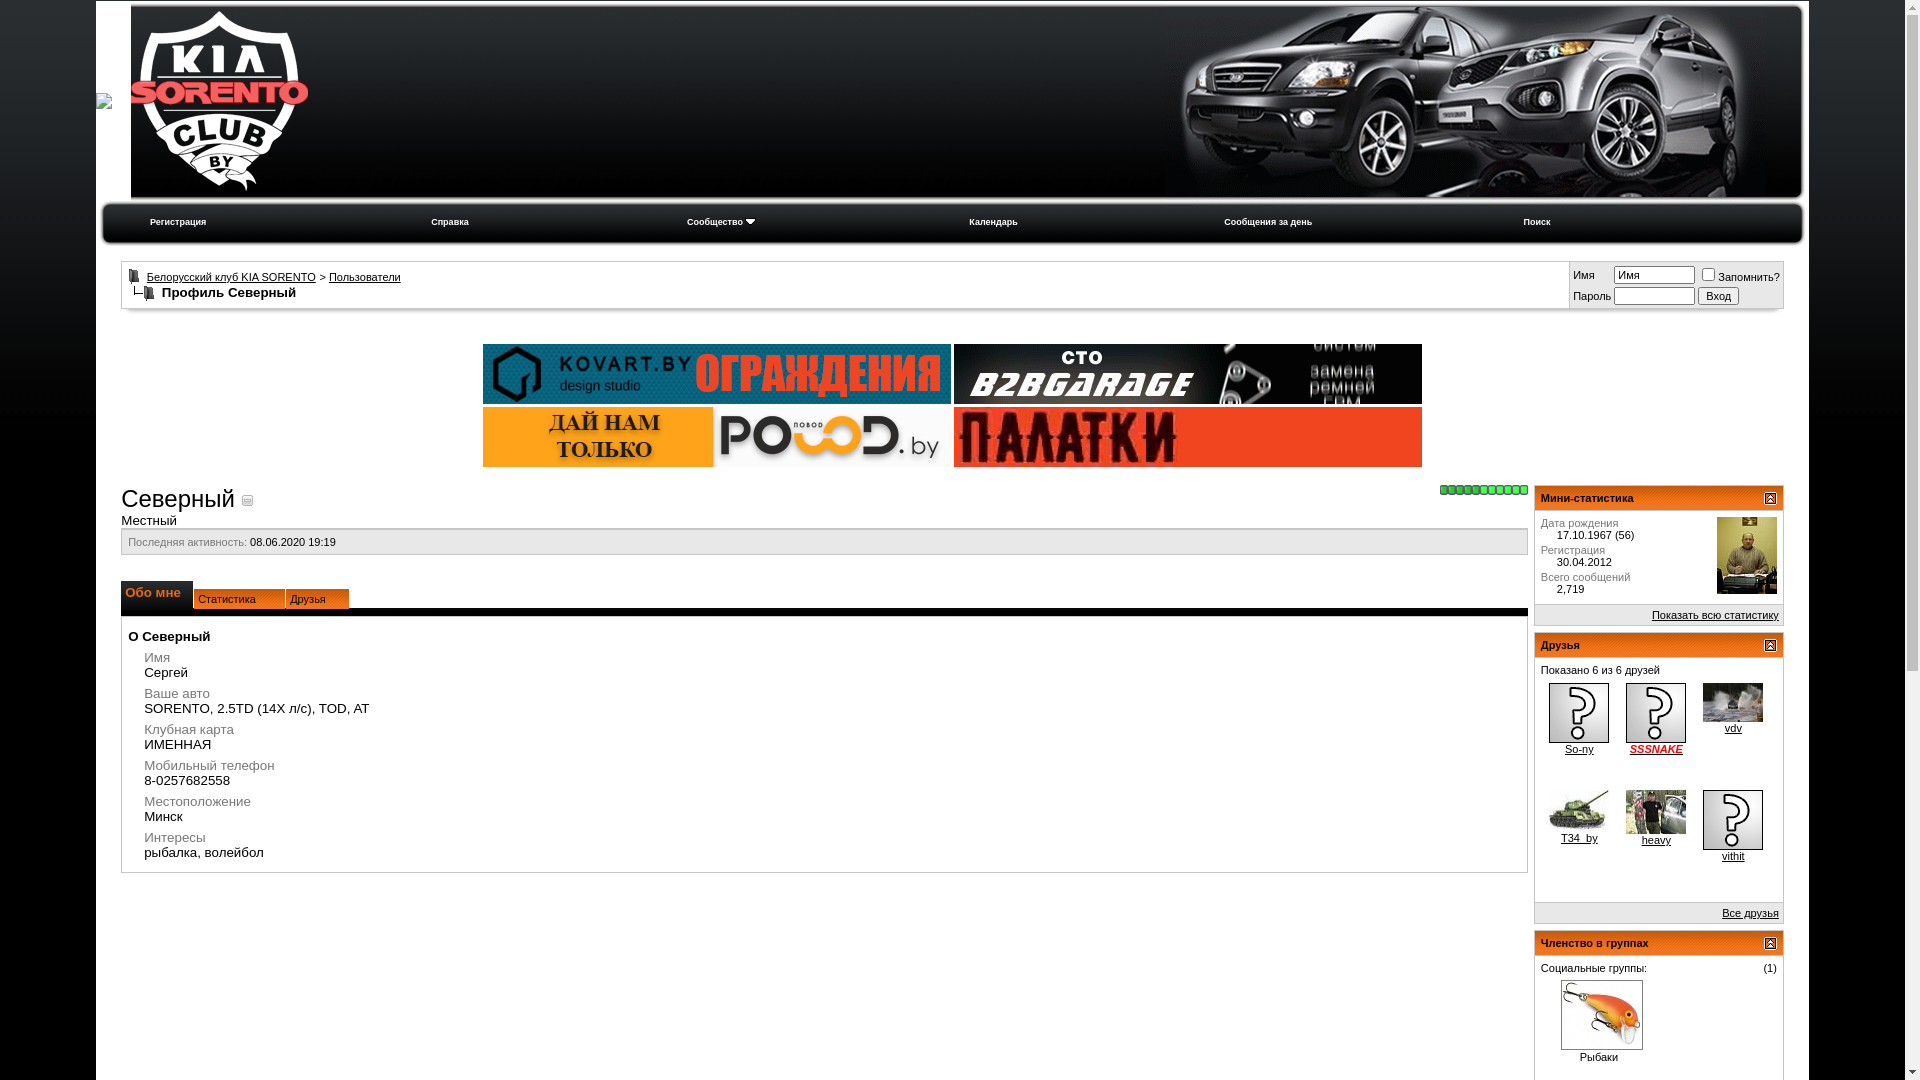 The height and width of the screenshot is (1080, 1920). Describe the element at coordinates (219, 100) in the screenshot. I see `'KIA-SORENTO-CLUB.BY'` at that location.